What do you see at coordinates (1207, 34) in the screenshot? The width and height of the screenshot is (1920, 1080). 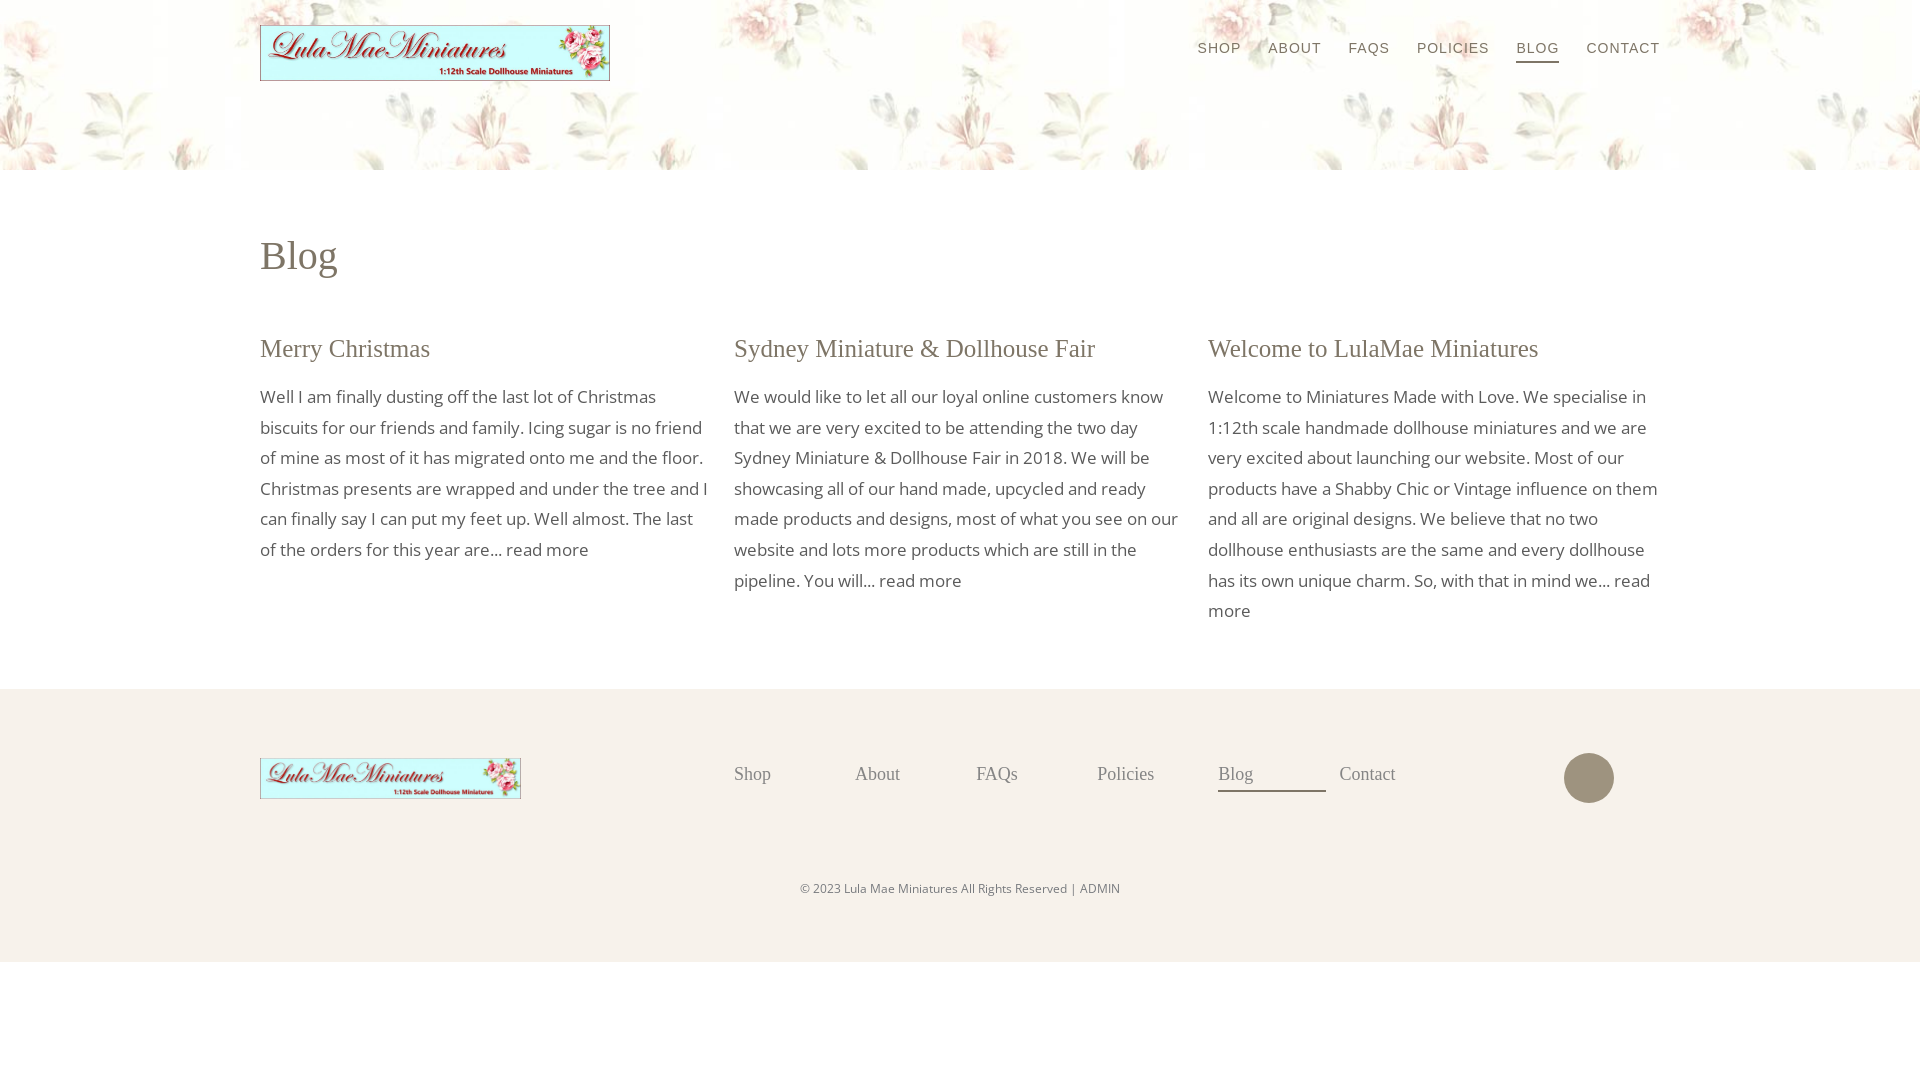 I see `'SHOP'` at bounding box center [1207, 34].